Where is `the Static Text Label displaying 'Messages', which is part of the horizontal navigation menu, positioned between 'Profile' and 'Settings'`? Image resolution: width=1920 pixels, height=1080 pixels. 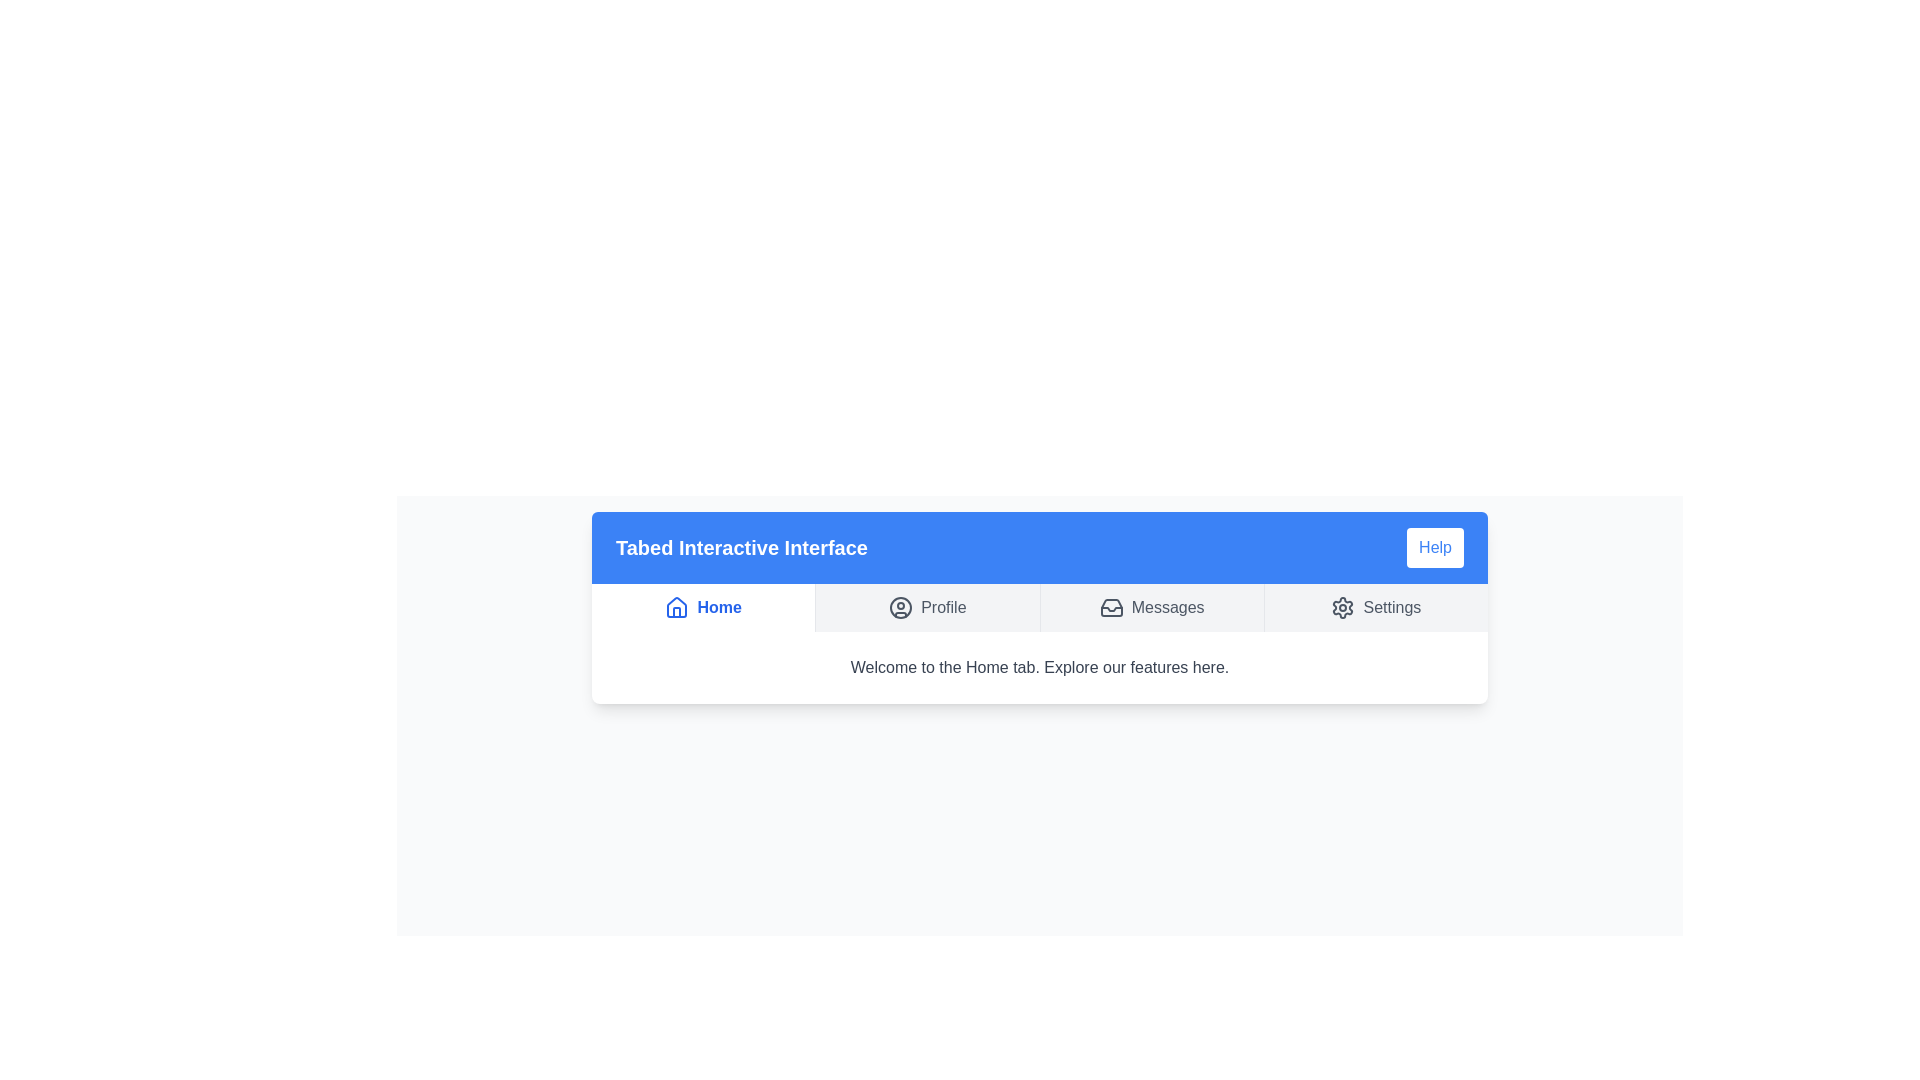
the Static Text Label displaying 'Messages', which is part of the horizontal navigation menu, positioned between 'Profile' and 'Settings' is located at coordinates (1168, 607).